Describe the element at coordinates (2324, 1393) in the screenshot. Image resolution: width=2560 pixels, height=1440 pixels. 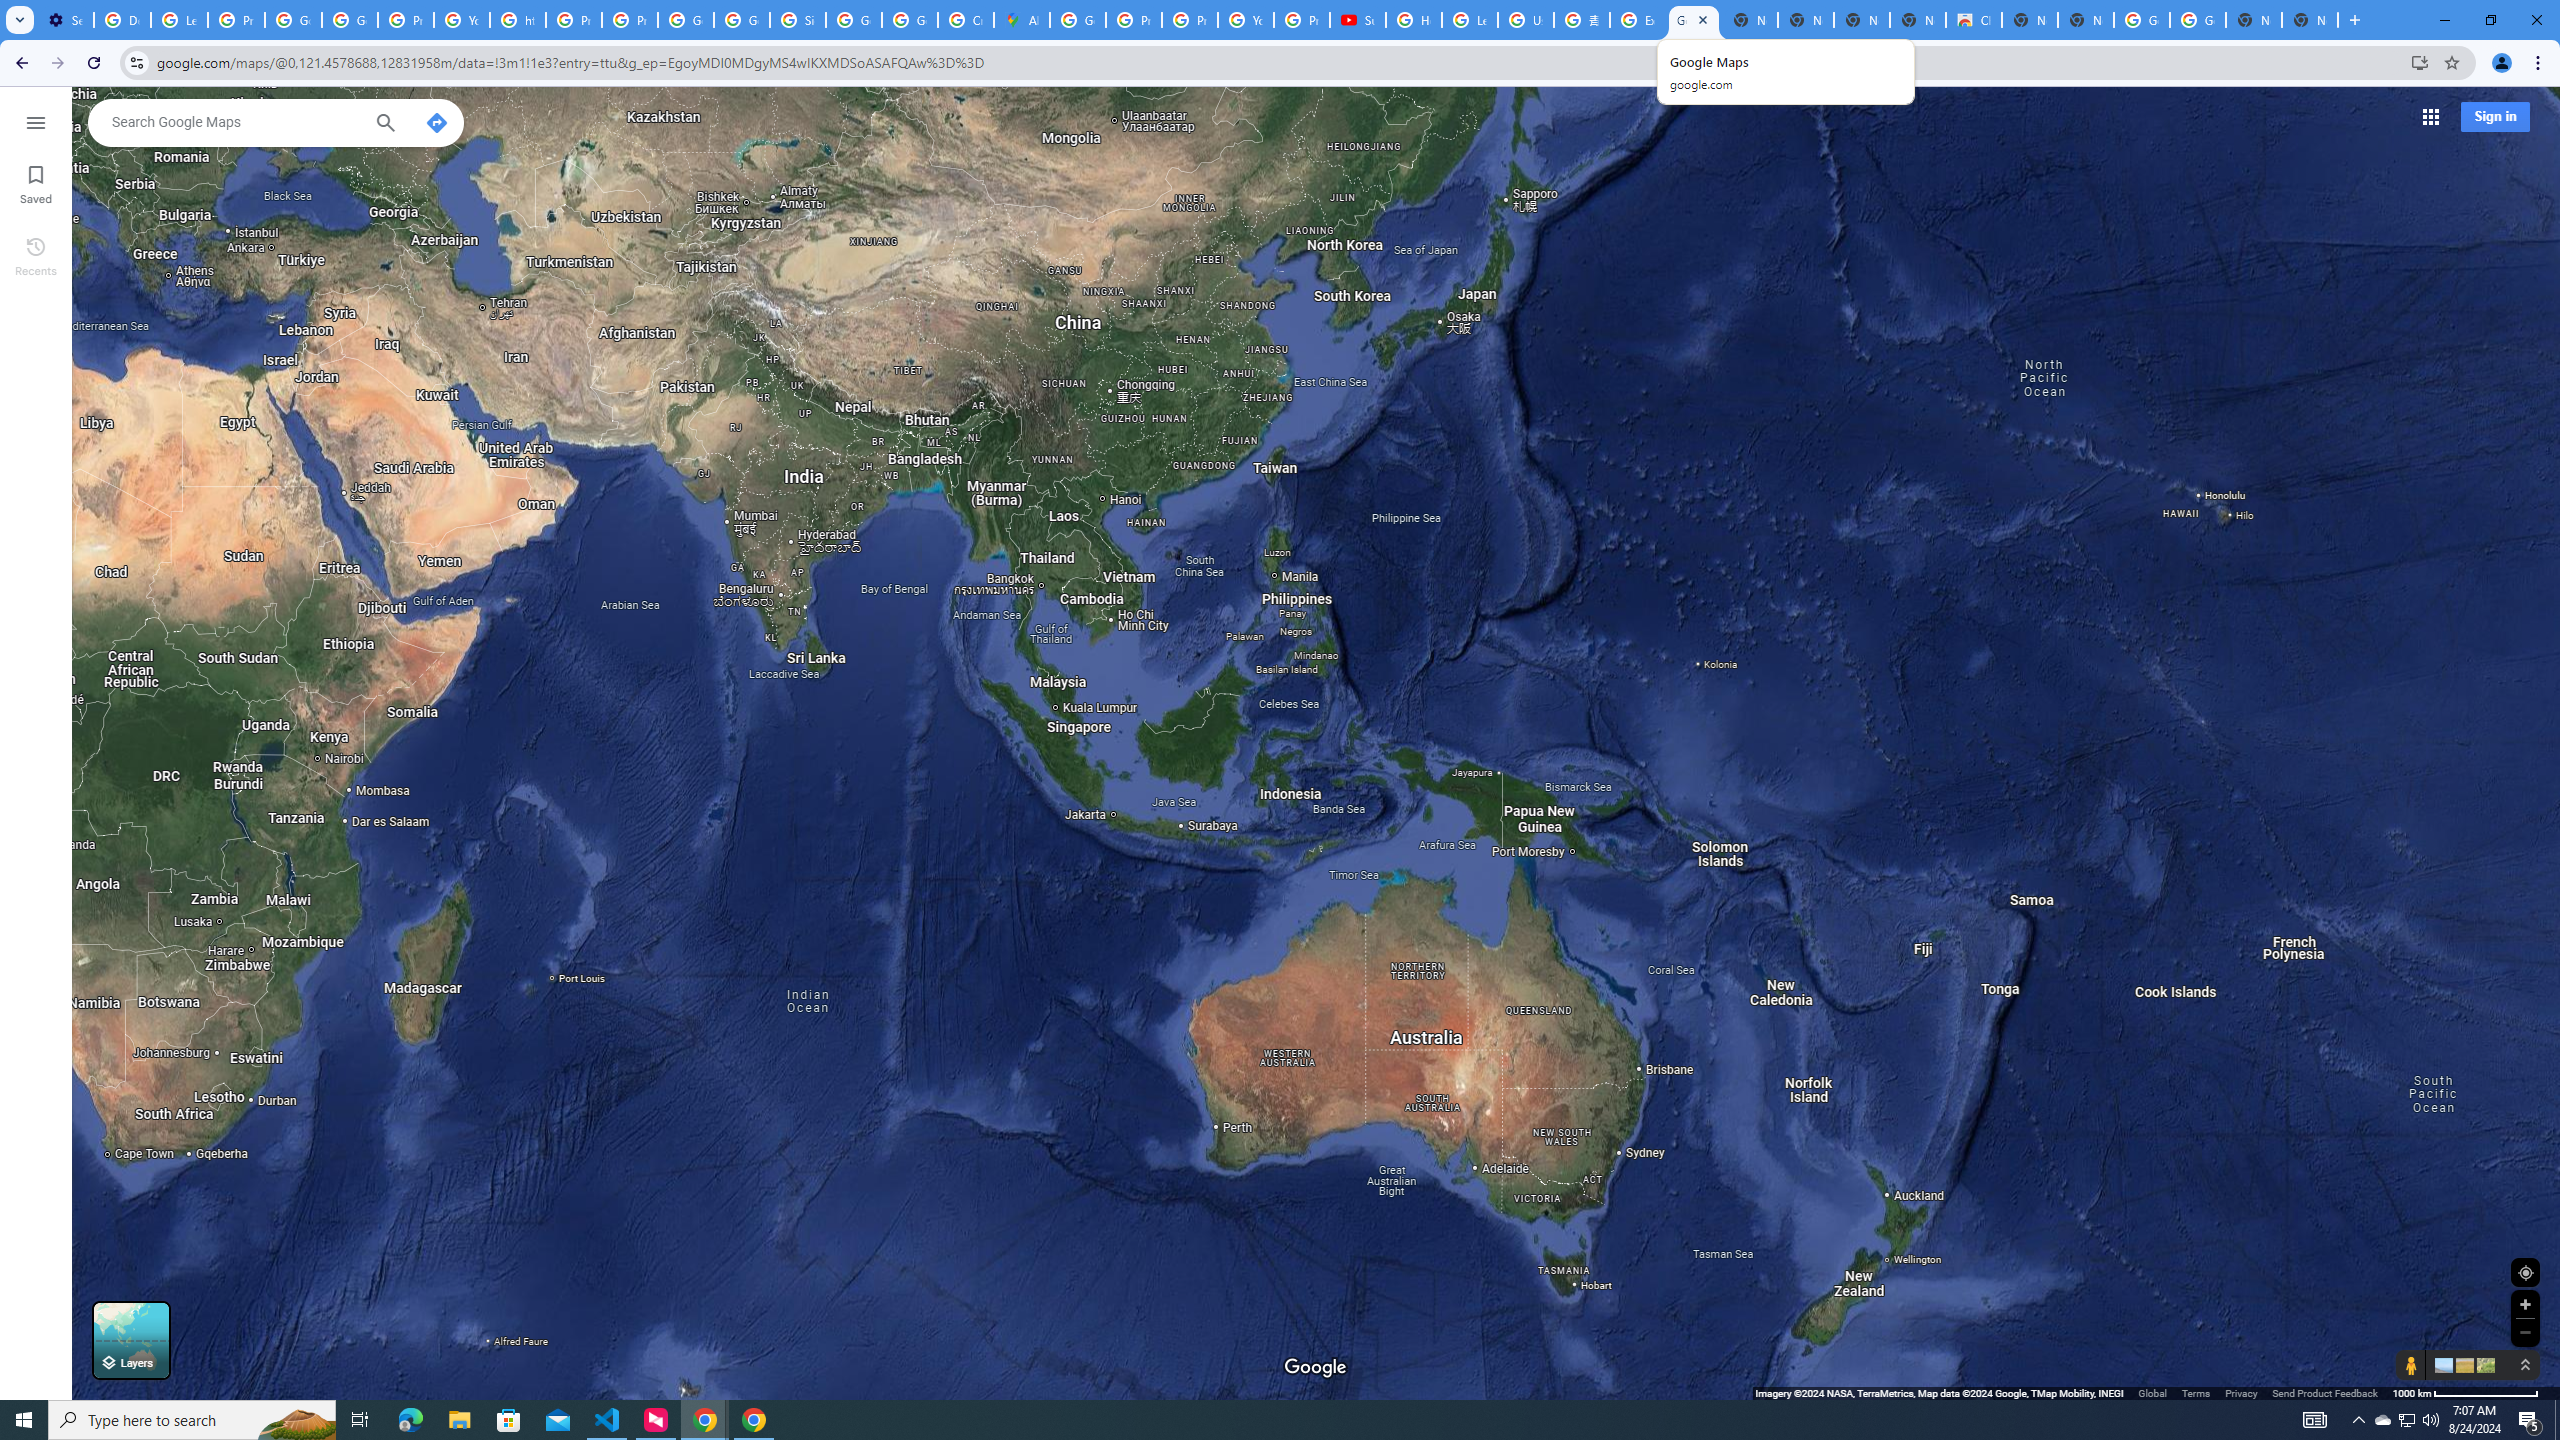
I see `'Send Product Feedback'` at that location.